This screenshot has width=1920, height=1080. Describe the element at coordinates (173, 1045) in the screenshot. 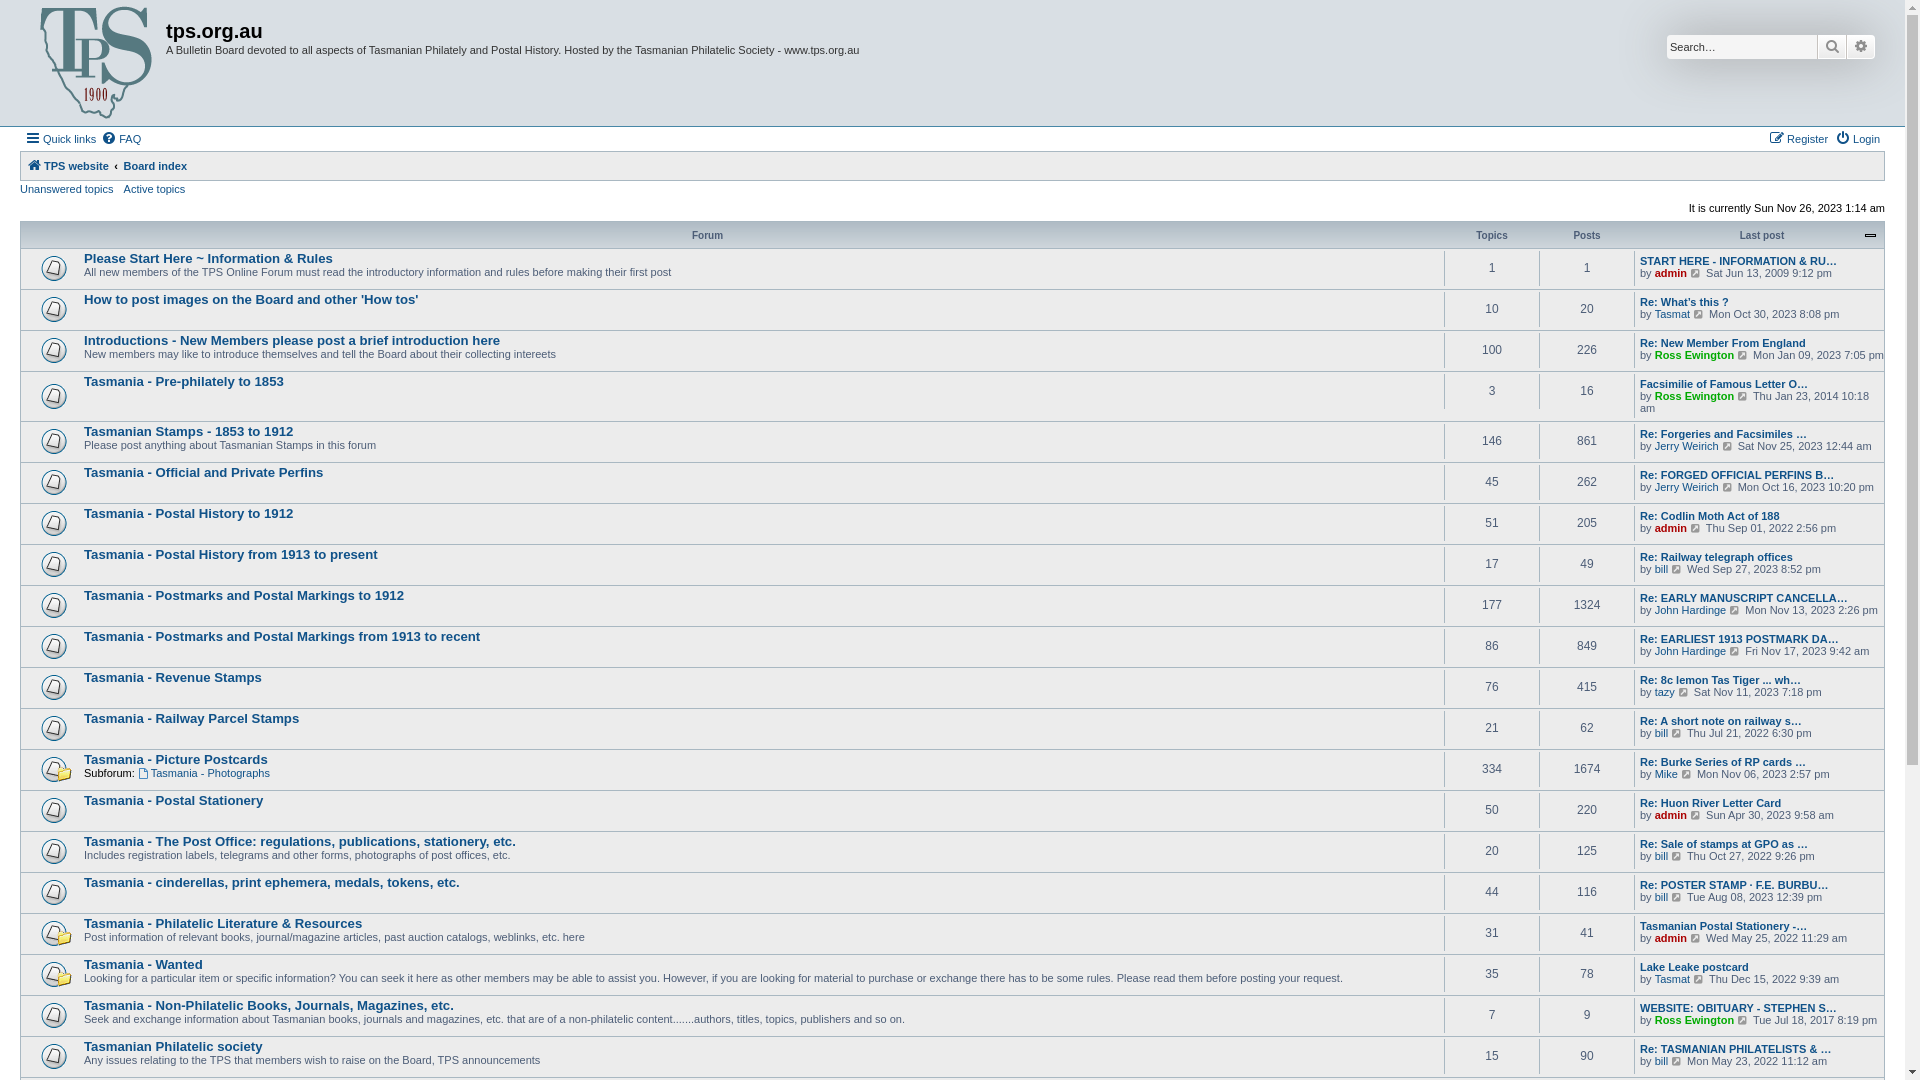

I see `'Tasmanian Philatelic society'` at that location.